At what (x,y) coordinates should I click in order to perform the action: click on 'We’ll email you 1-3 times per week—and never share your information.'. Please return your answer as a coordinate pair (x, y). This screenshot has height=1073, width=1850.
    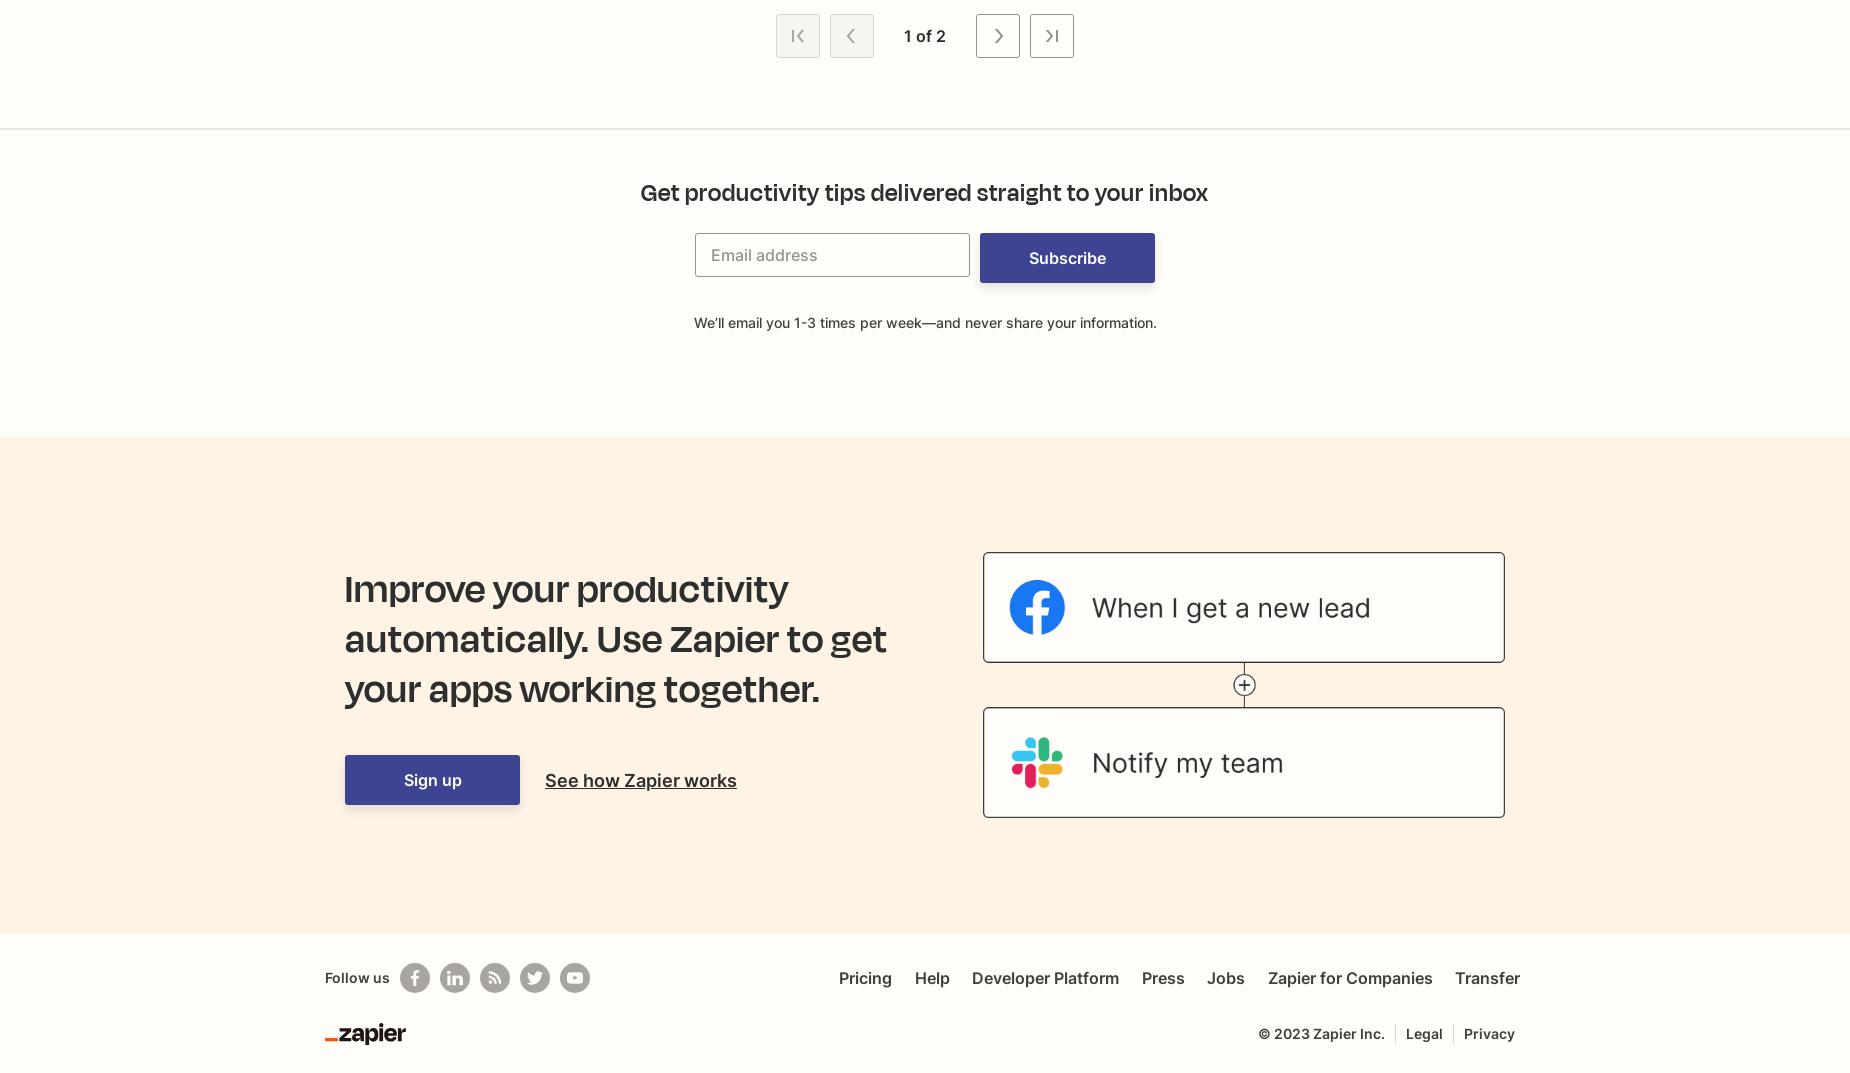
    Looking at the image, I should click on (924, 322).